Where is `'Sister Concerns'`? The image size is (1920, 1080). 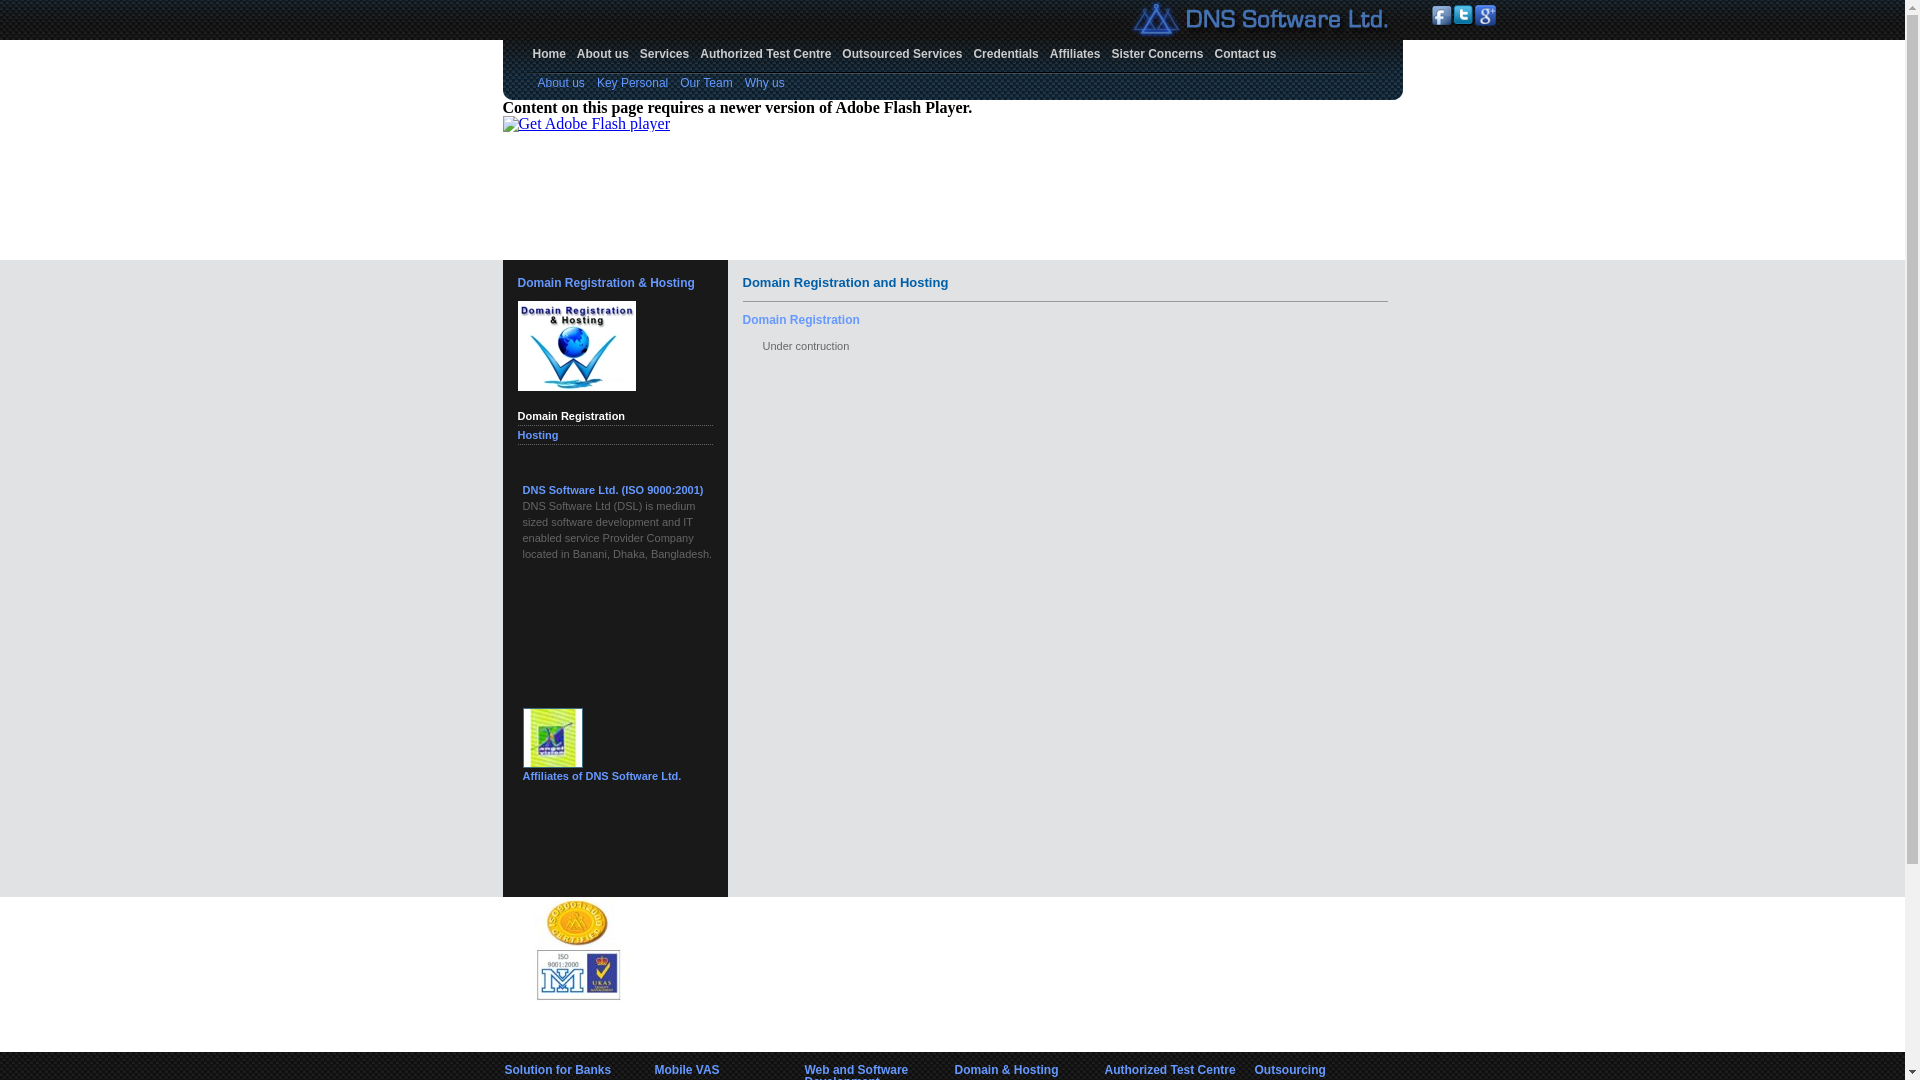 'Sister Concerns' is located at coordinates (1104, 53).